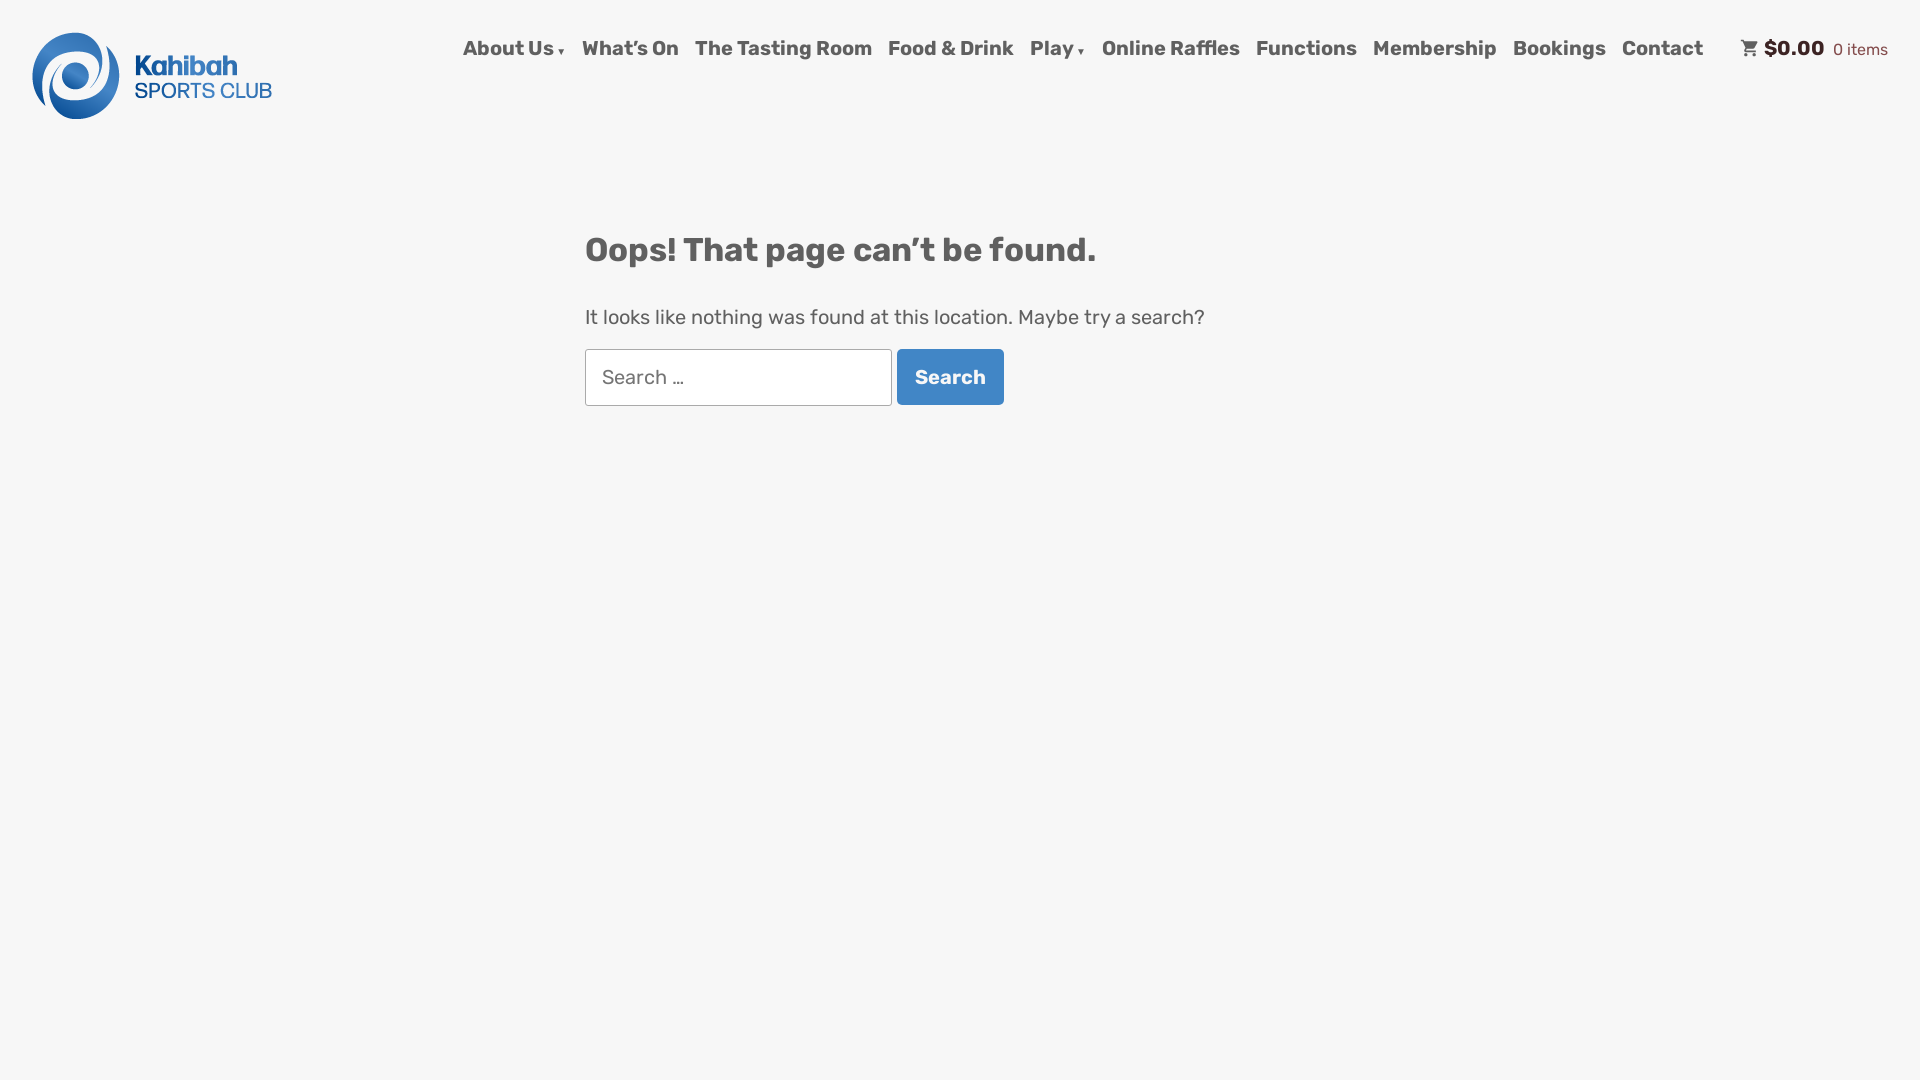 The height and width of the screenshot is (1080, 1920). I want to click on 'The Tasting Room', so click(782, 48).